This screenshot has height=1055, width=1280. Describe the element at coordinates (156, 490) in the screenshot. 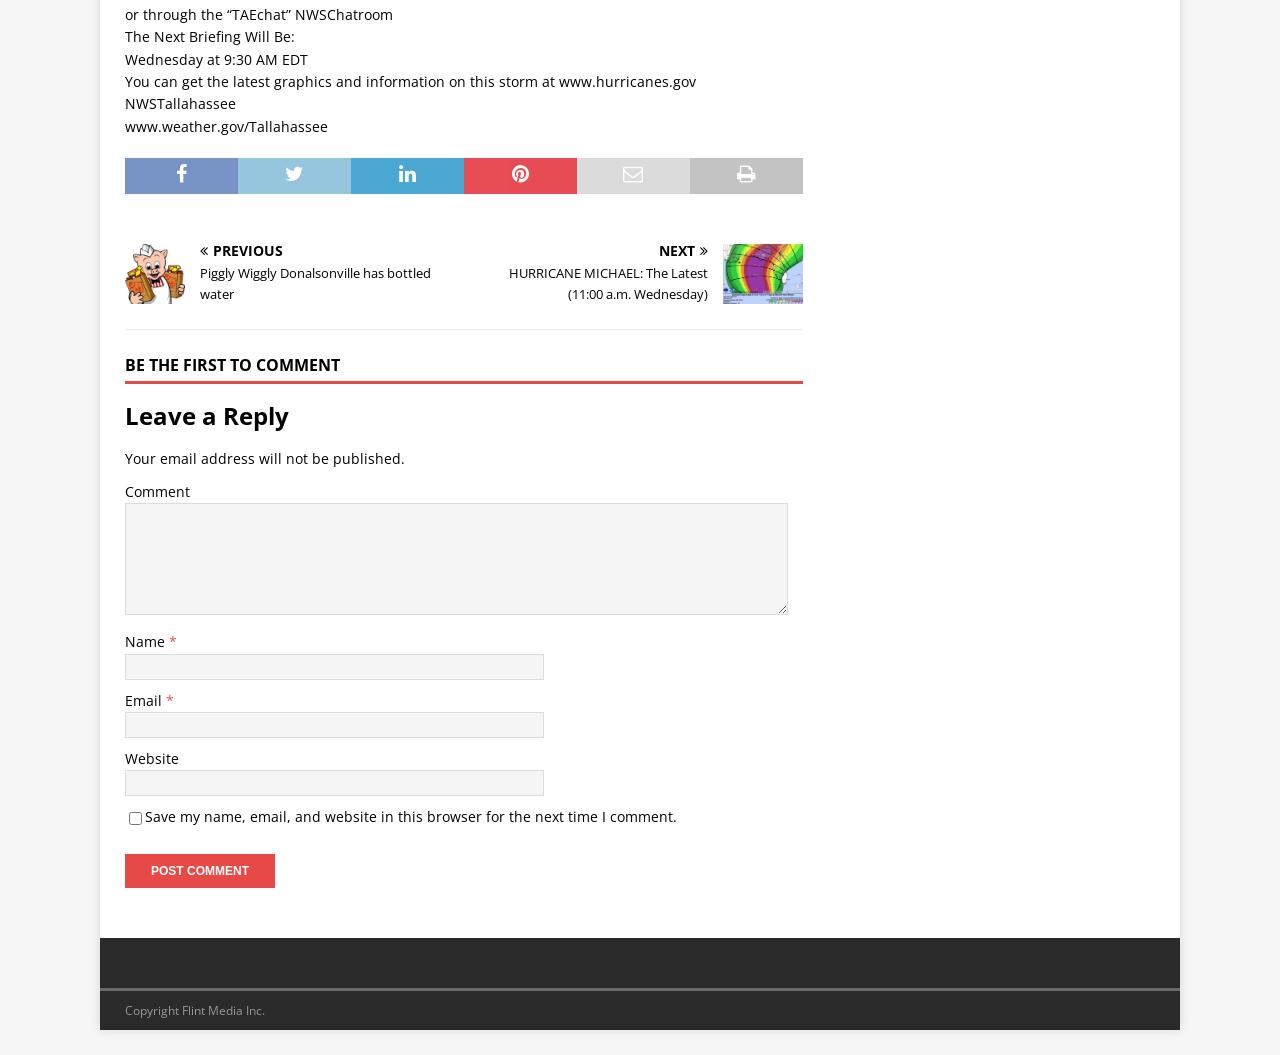

I see `'Comment'` at that location.